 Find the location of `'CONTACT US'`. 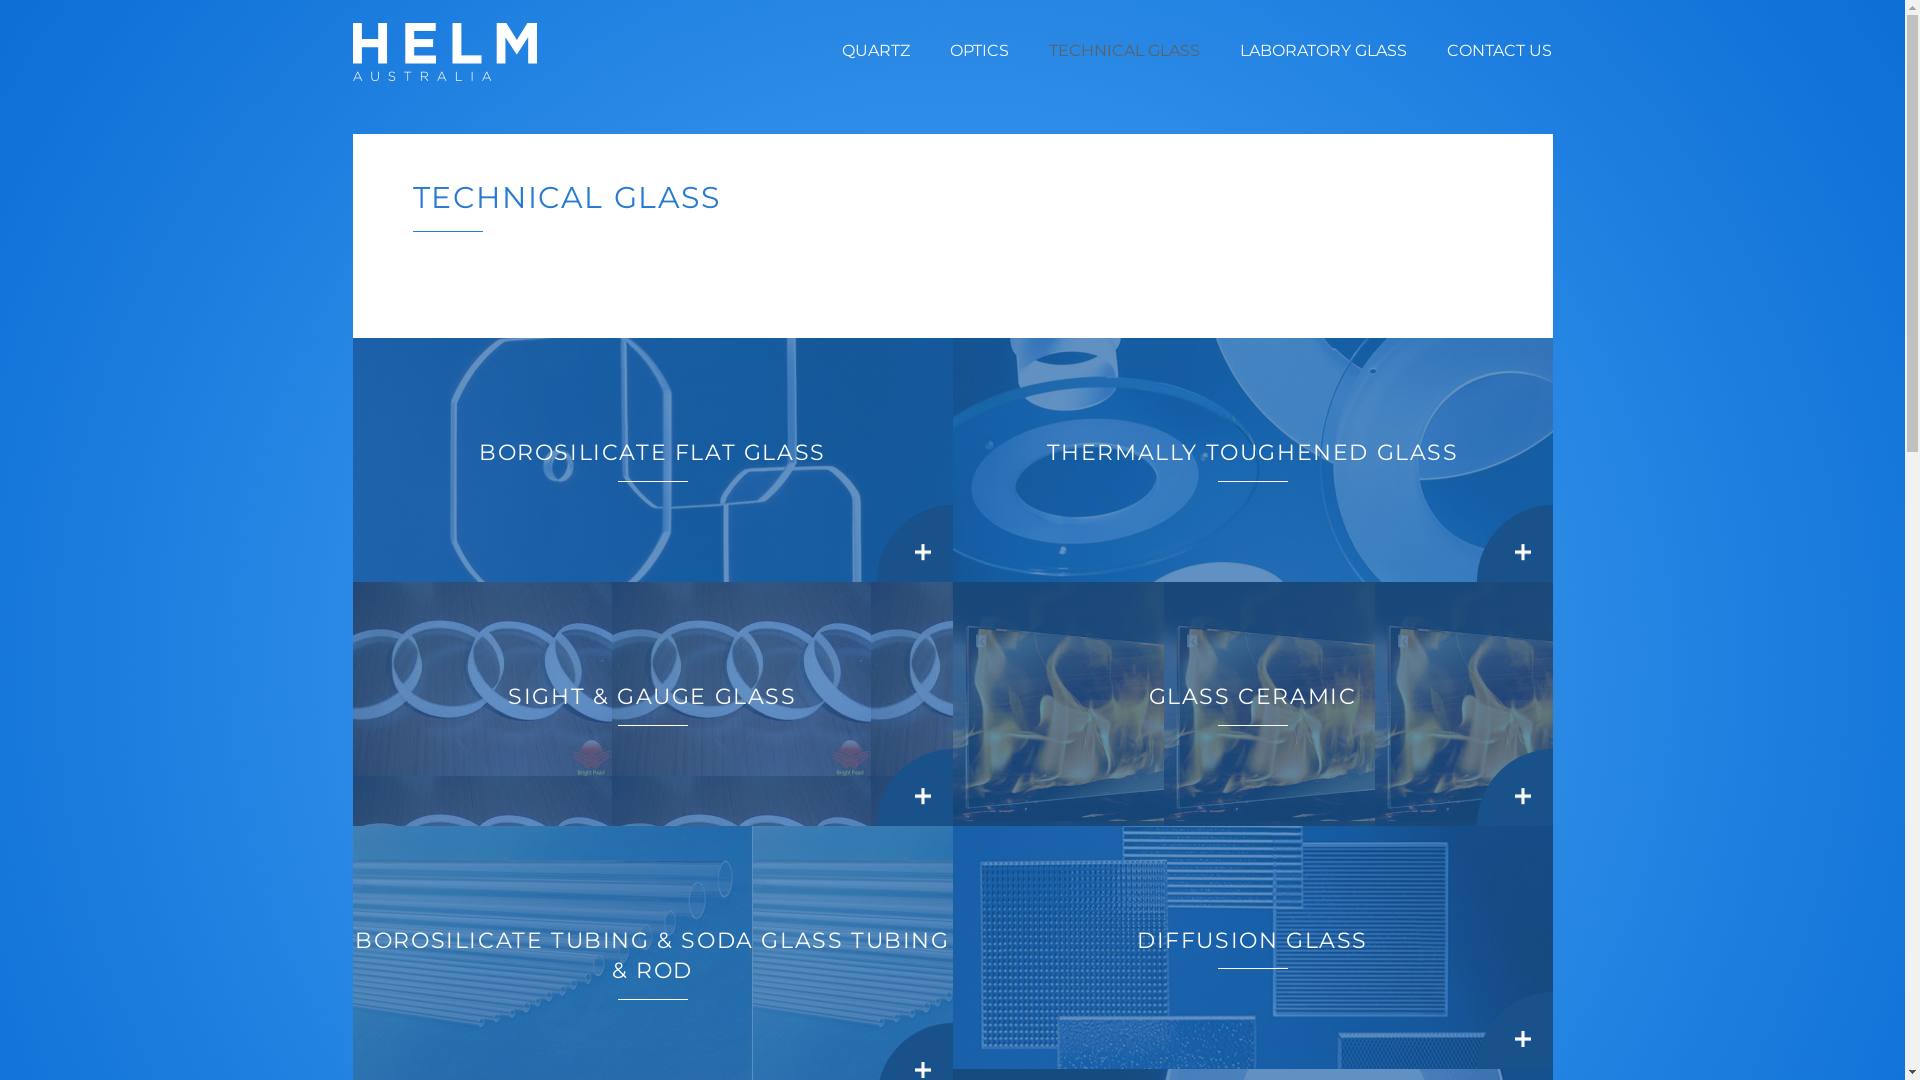

'CONTACT US' is located at coordinates (1446, 49).